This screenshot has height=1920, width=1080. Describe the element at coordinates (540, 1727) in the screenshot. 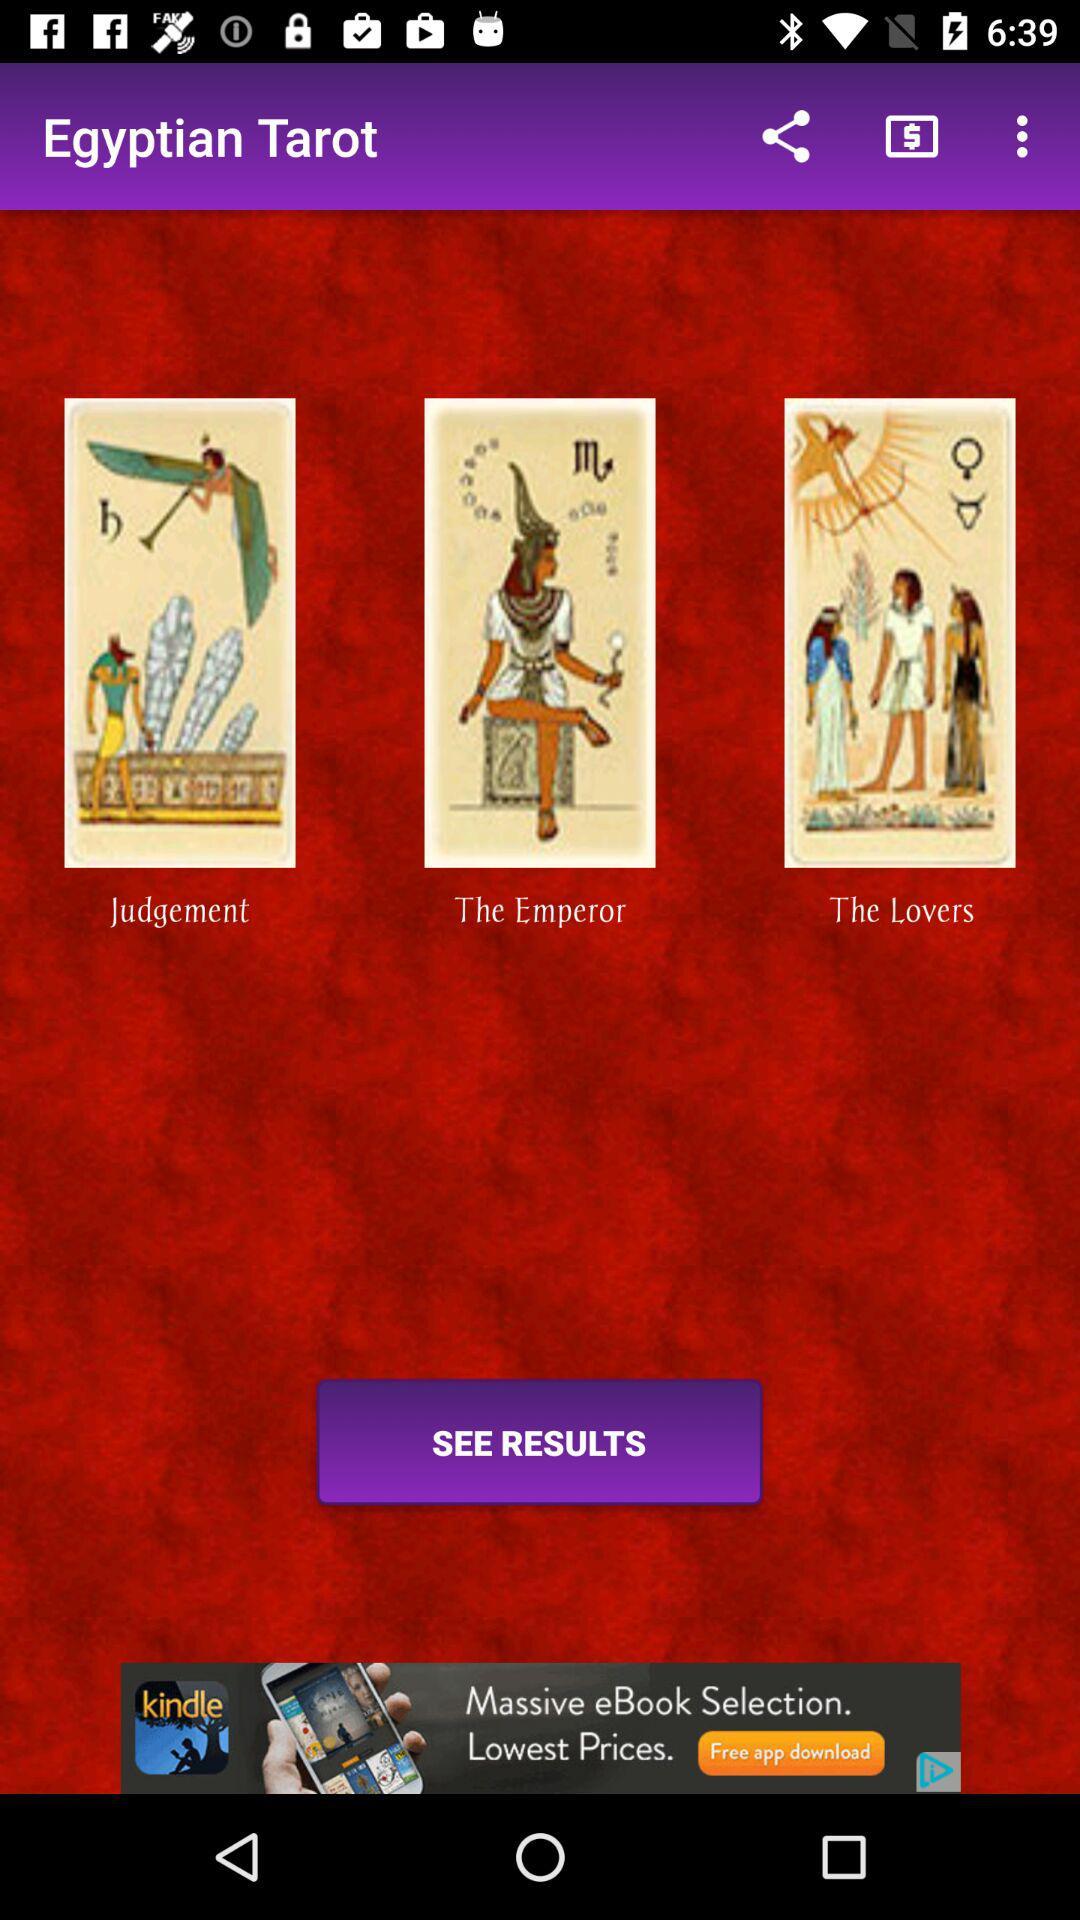

I see `advertisement` at that location.